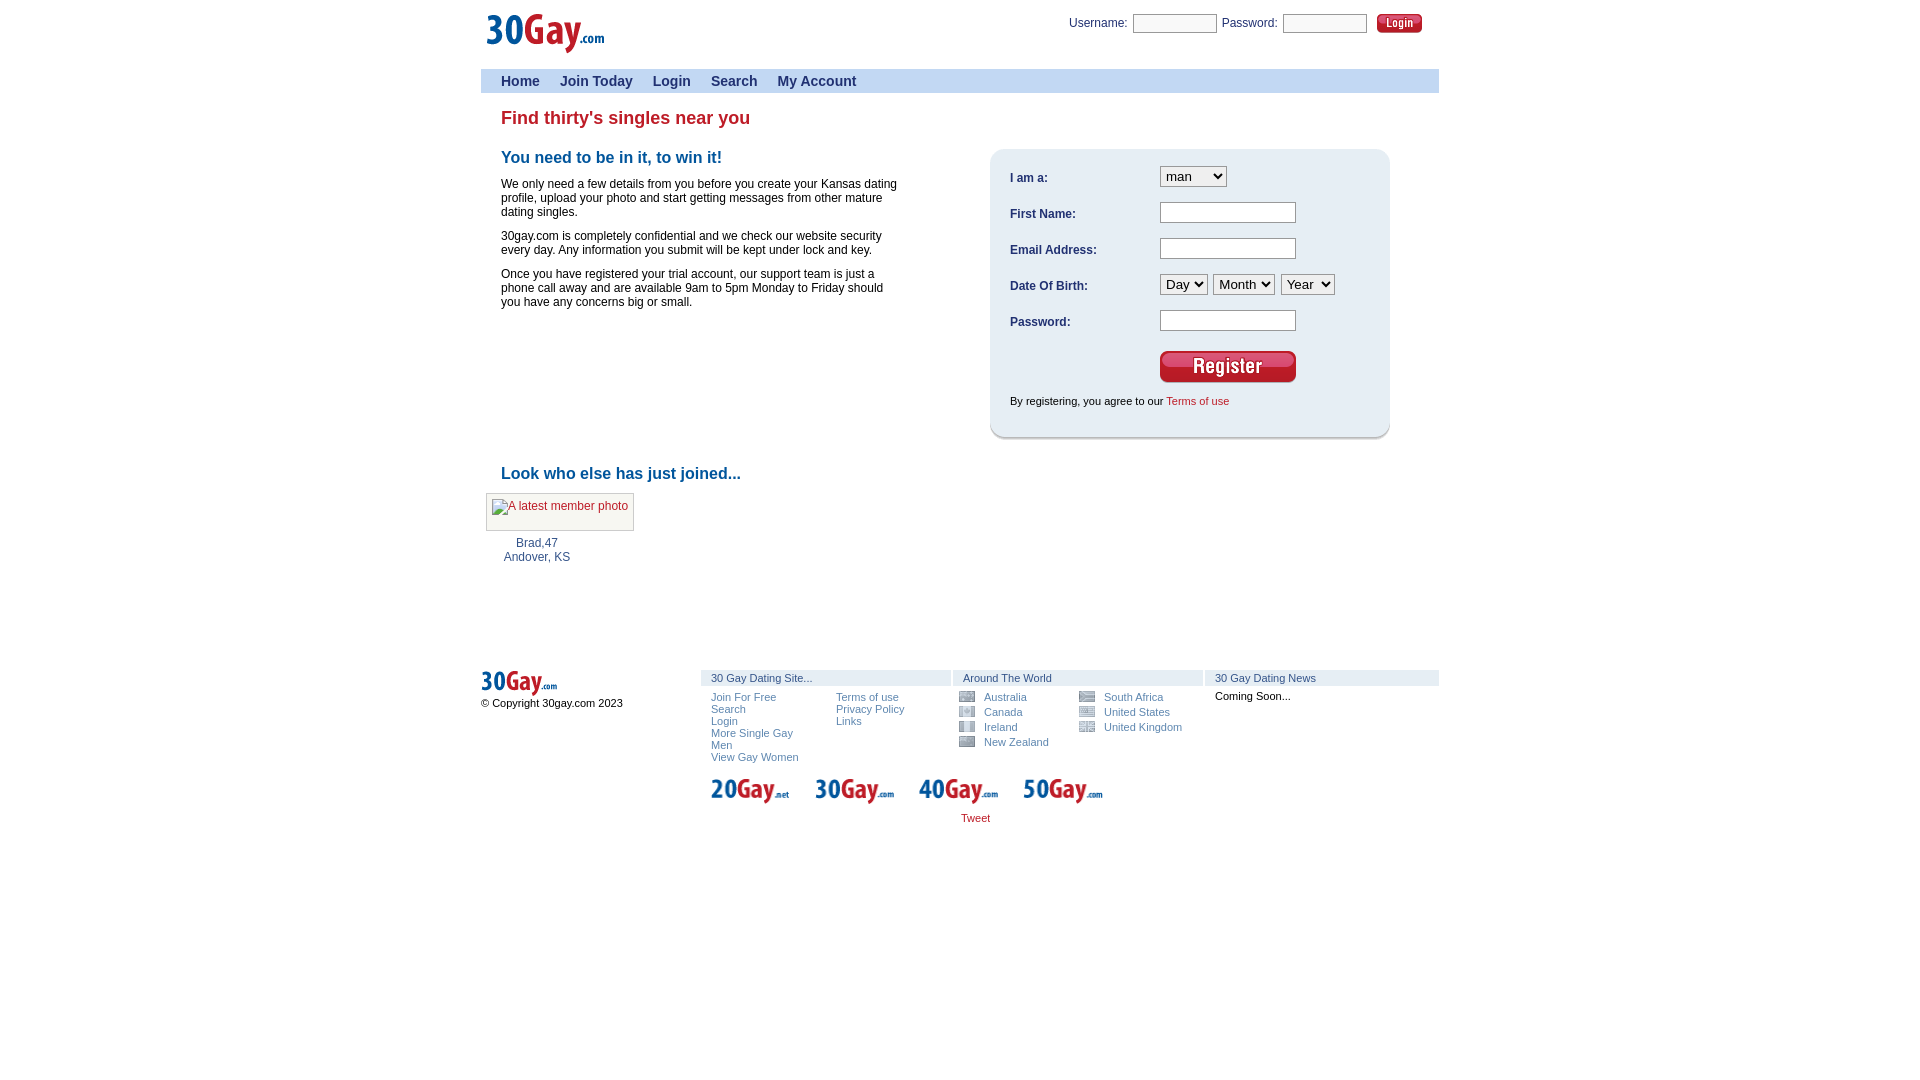 The height and width of the screenshot is (1080, 1920). I want to click on 'More Single Gay Men', so click(751, 739).